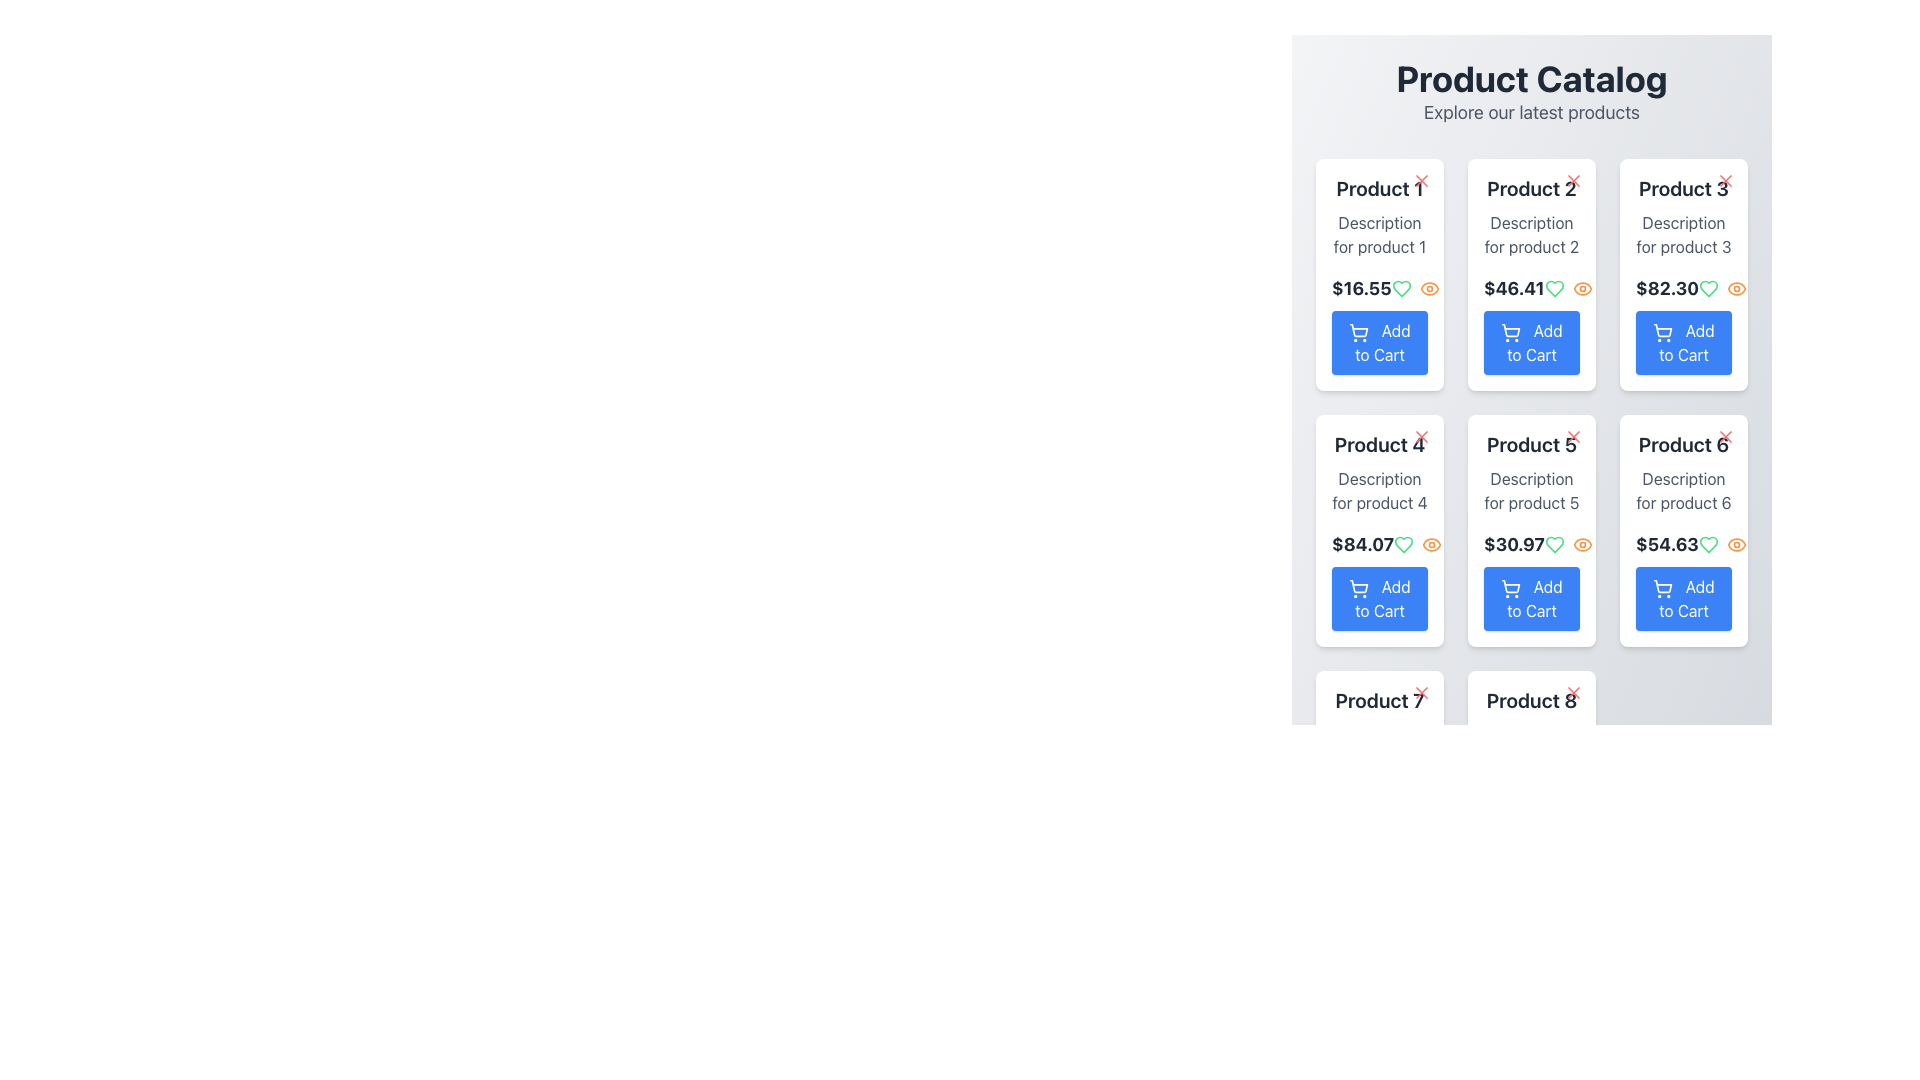  I want to click on the price label located in the fourth card of the second row, so click(1362, 544).